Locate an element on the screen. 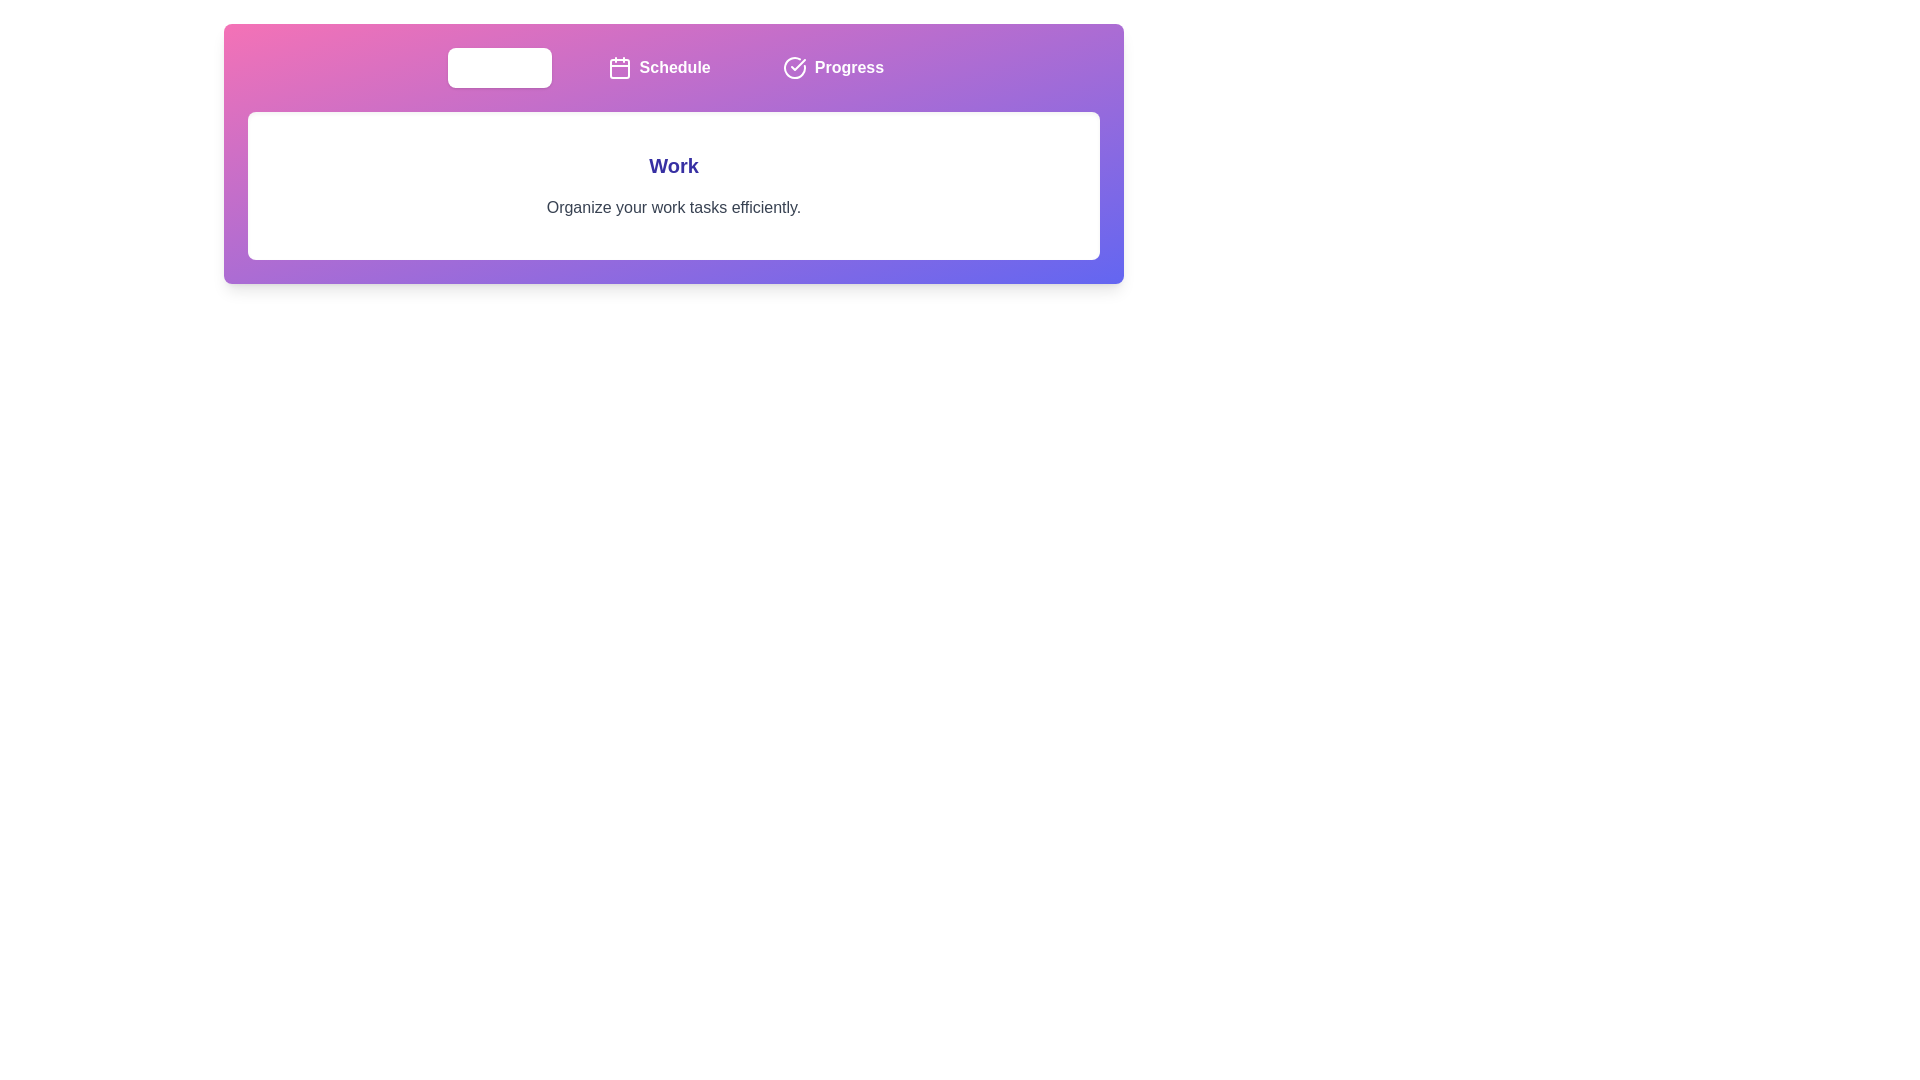 The height and width of the screenshot is (1080, 1920). the tab labeled Schedule is located at coordinates (659, 67).